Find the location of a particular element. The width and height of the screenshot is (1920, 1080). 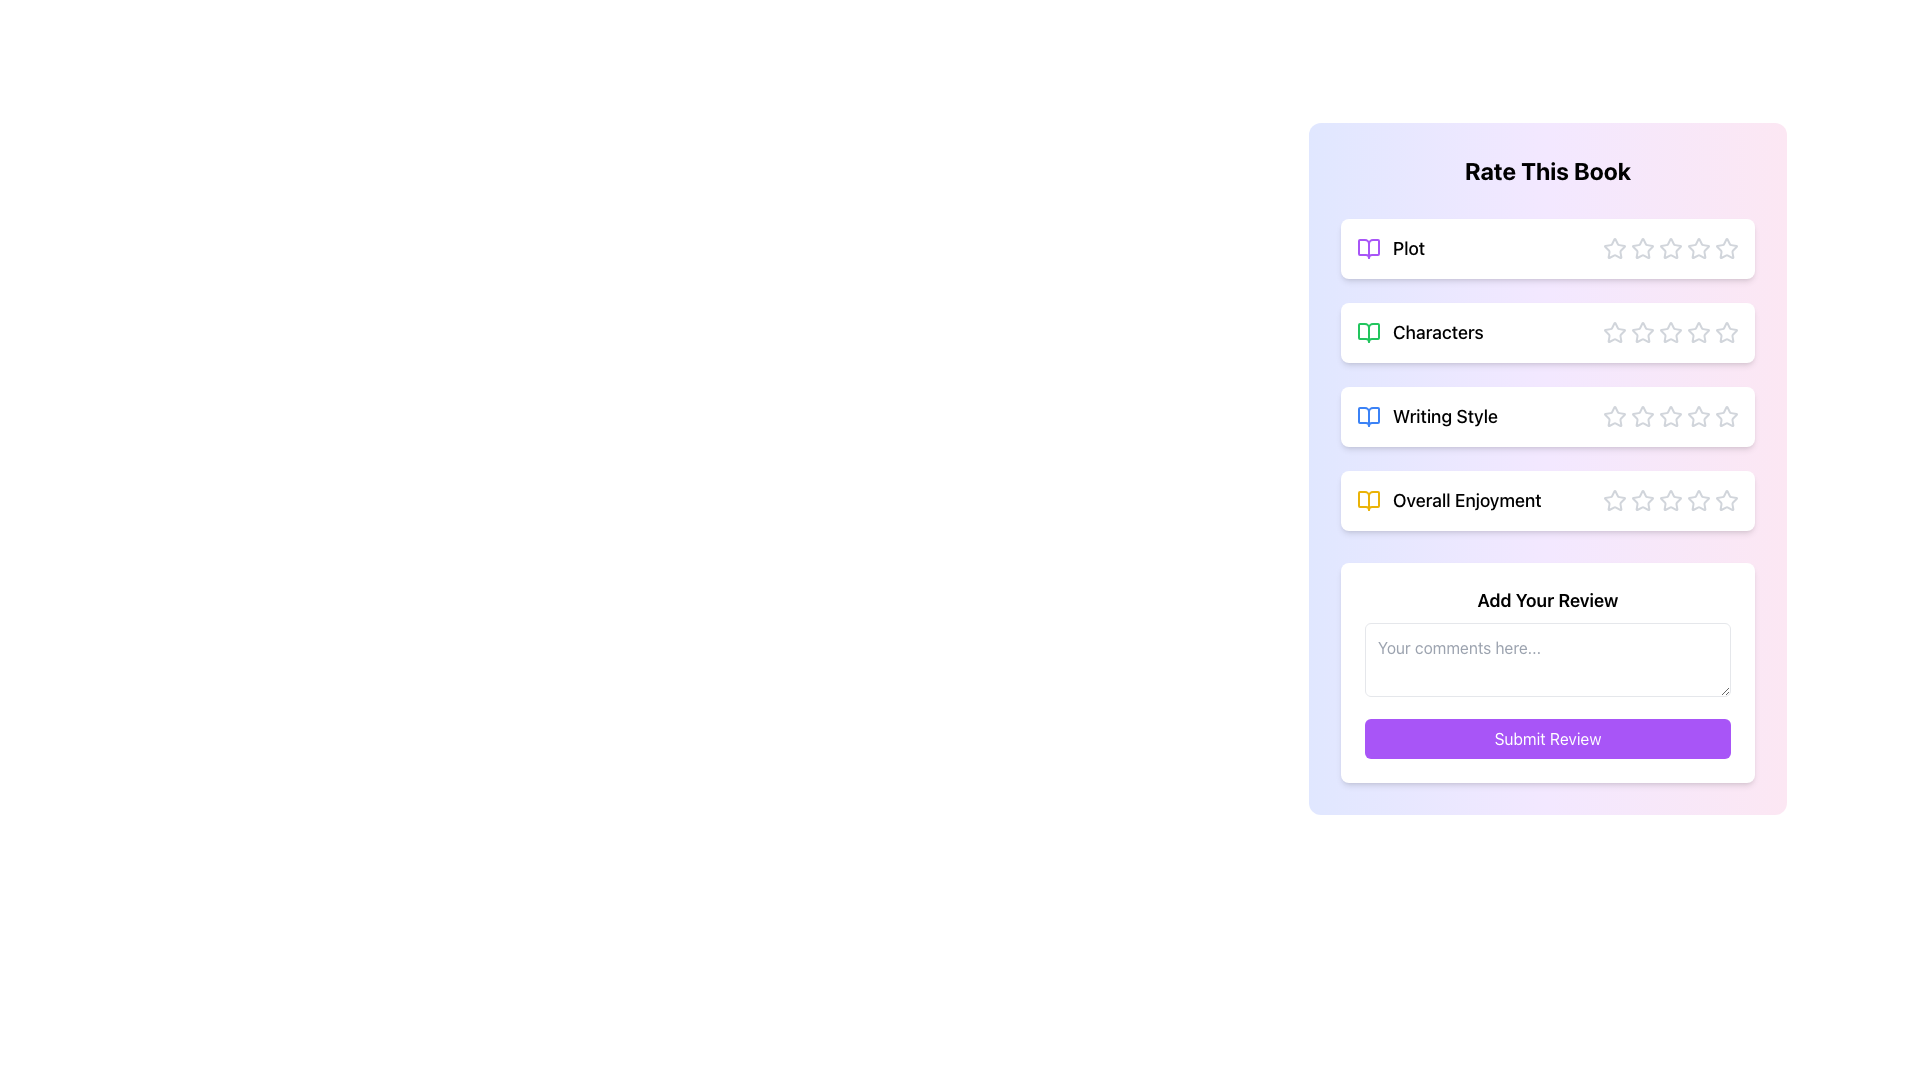

the third star icon in the 'Overall Enjoyment' section is located at coordinates (1670, 500).